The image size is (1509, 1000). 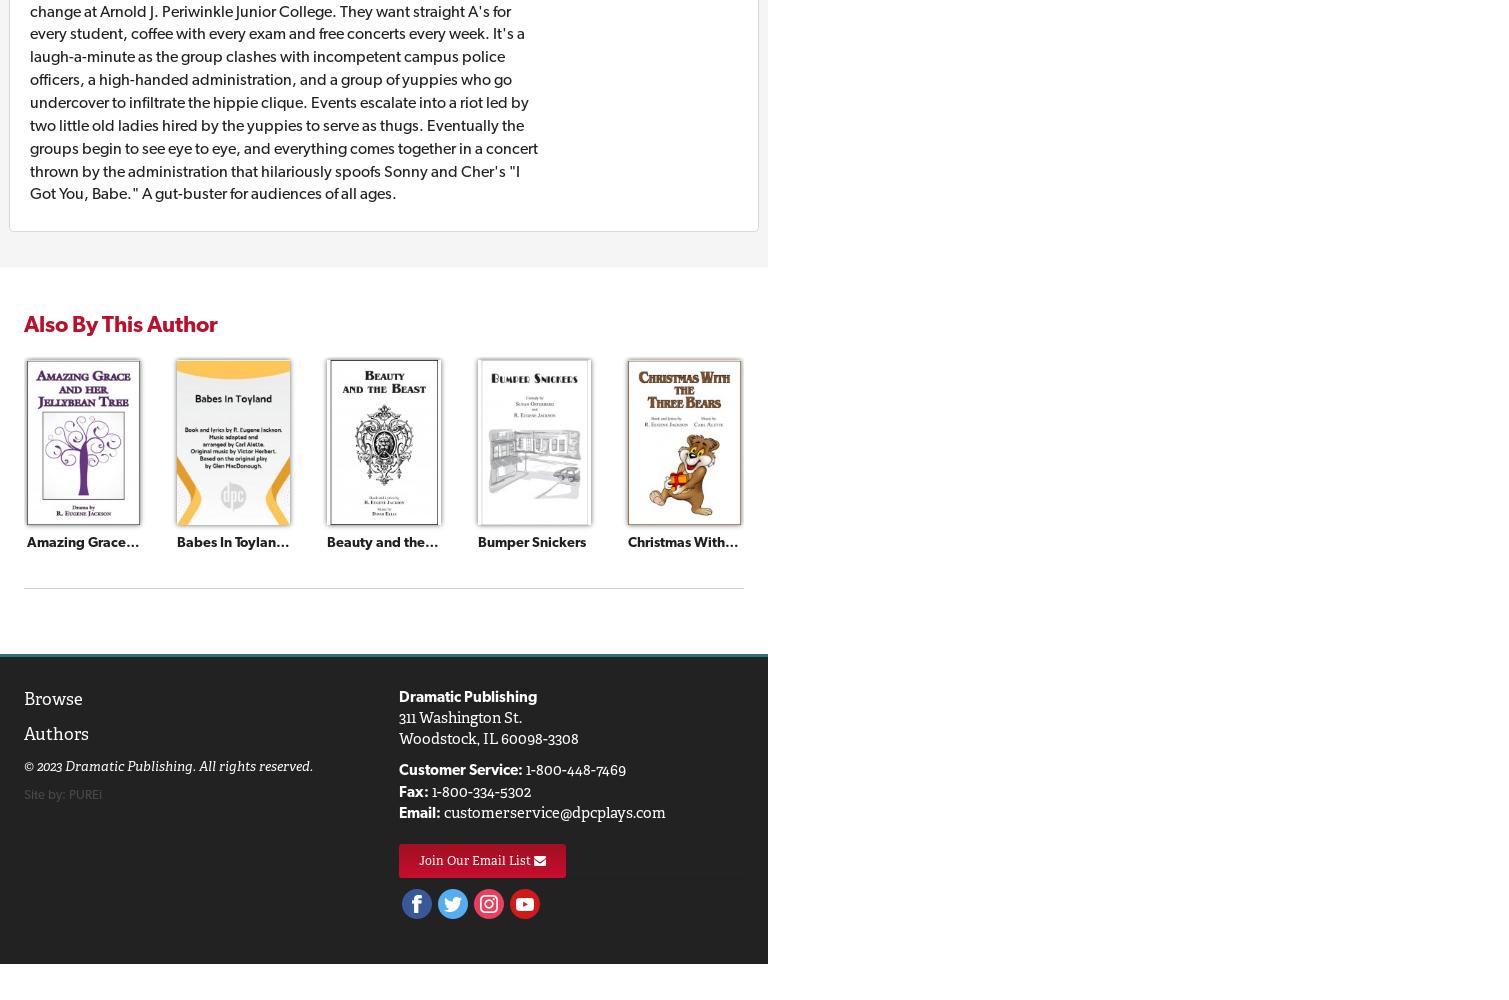 What do you see at coordinates (413, 791) in the screenshot?
I see `'Fax:'` at bounding box center [413, 791].